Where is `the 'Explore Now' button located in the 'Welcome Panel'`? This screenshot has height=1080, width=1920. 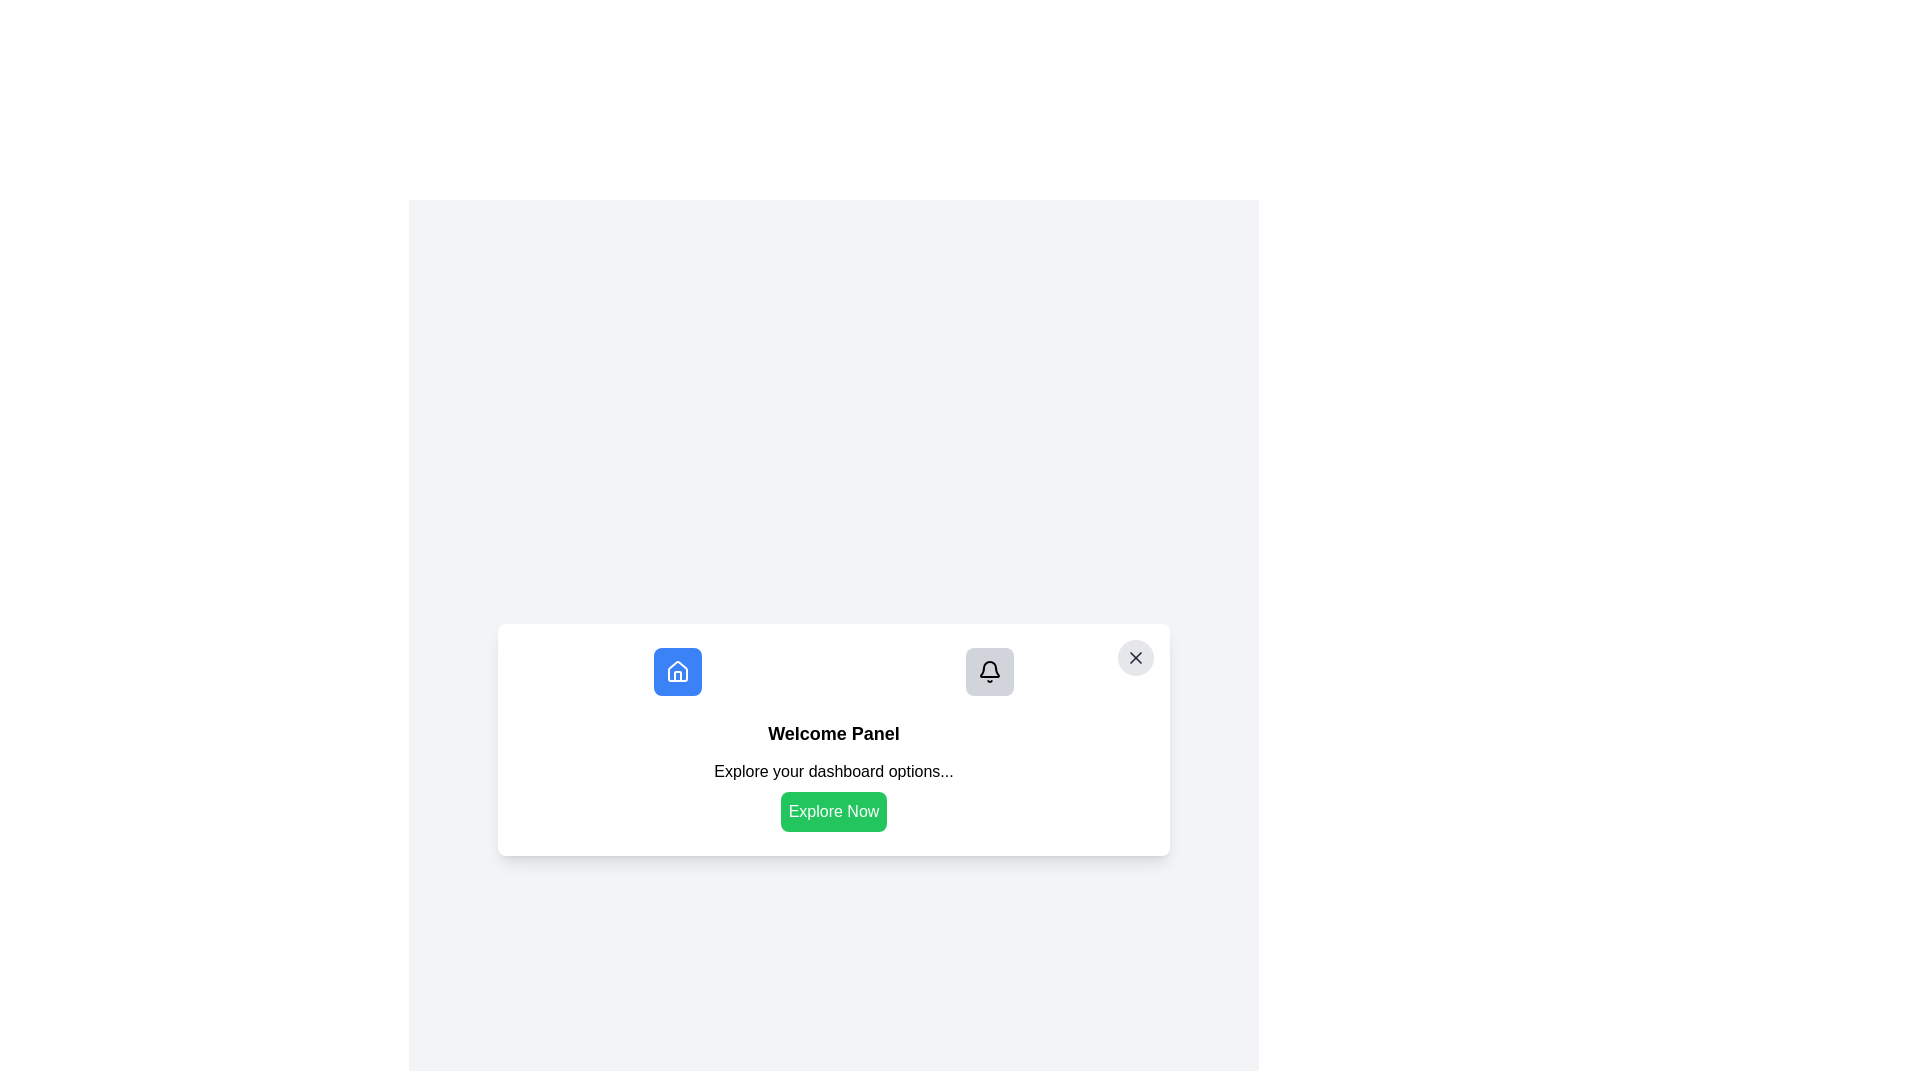 the 'Explore Now' button located in the 'Welcome Panel' is located at coordinates (834, 794).